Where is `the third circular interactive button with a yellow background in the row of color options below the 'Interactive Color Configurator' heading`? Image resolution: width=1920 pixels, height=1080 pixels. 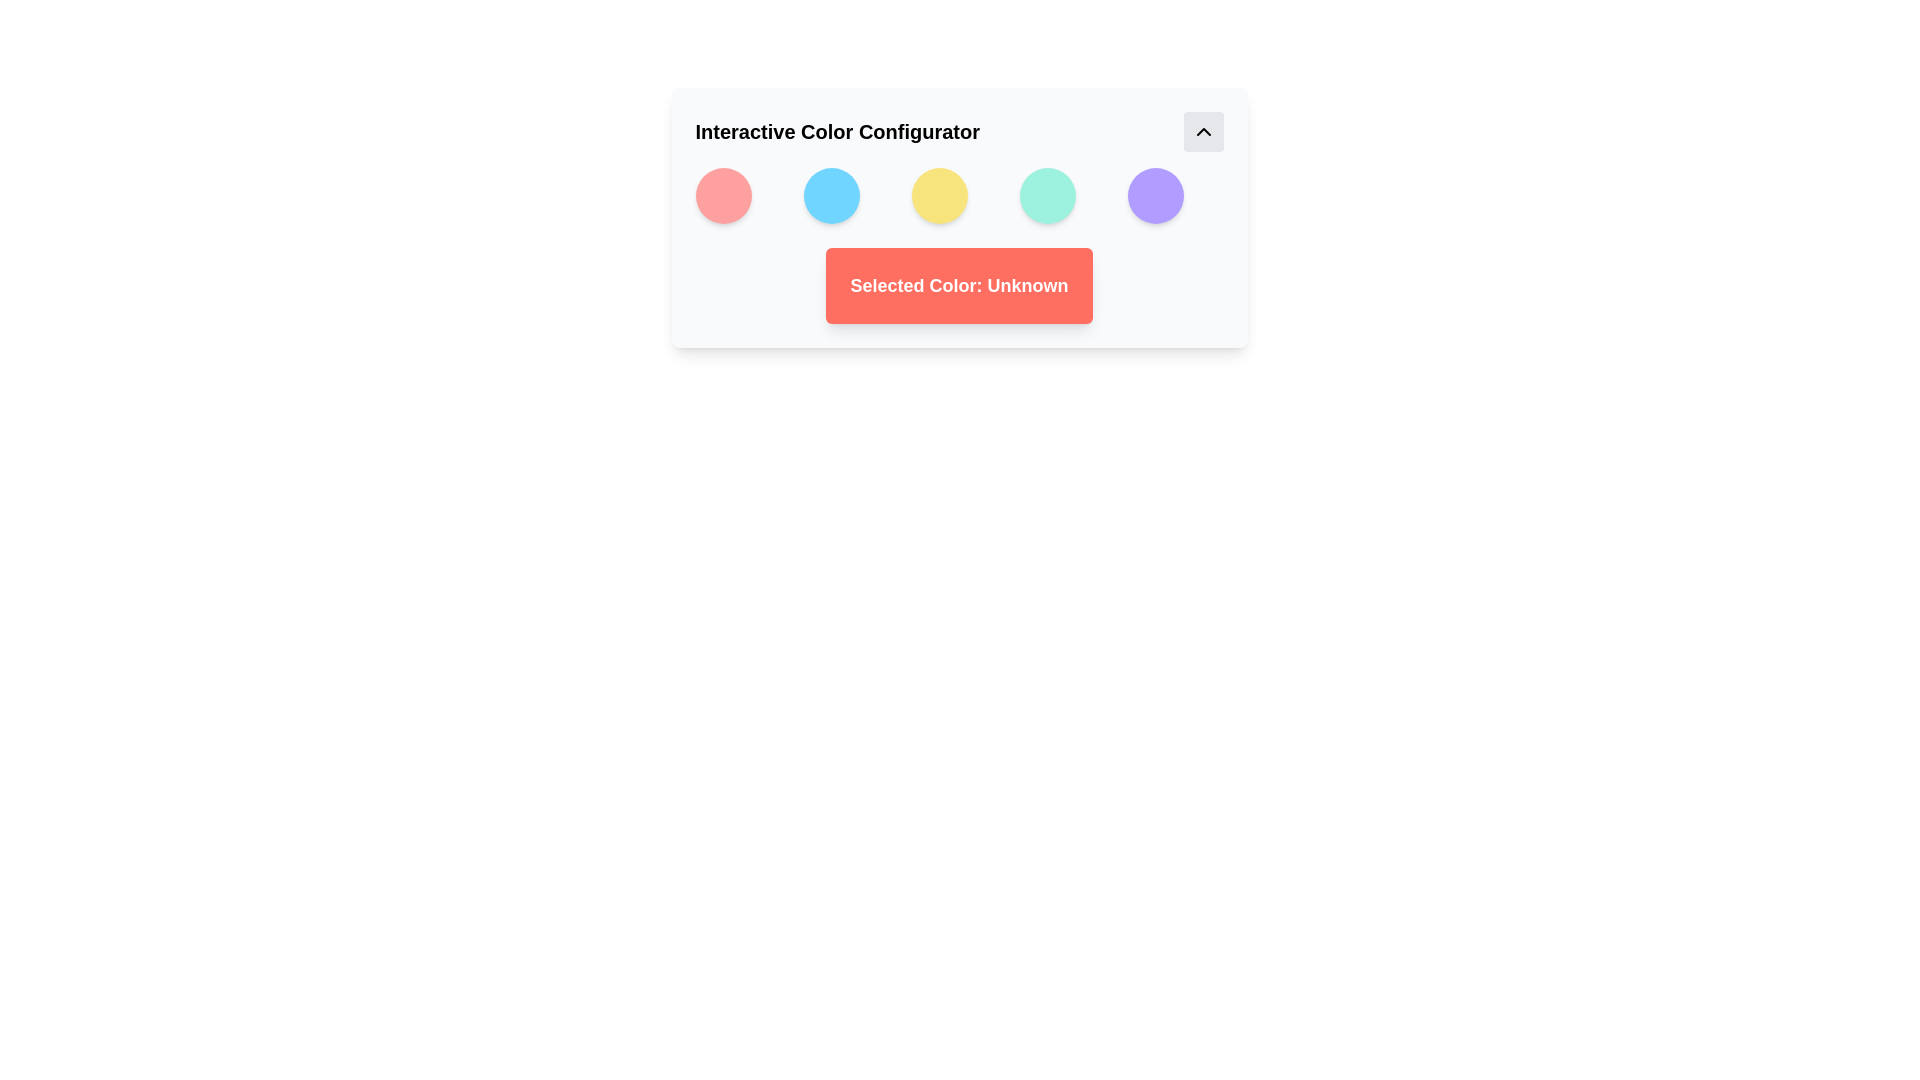 the third circular interactive button with a yellow background in the row of color options below the 'Interactive Color Configurator' heading is located at coordinates (958, 218).